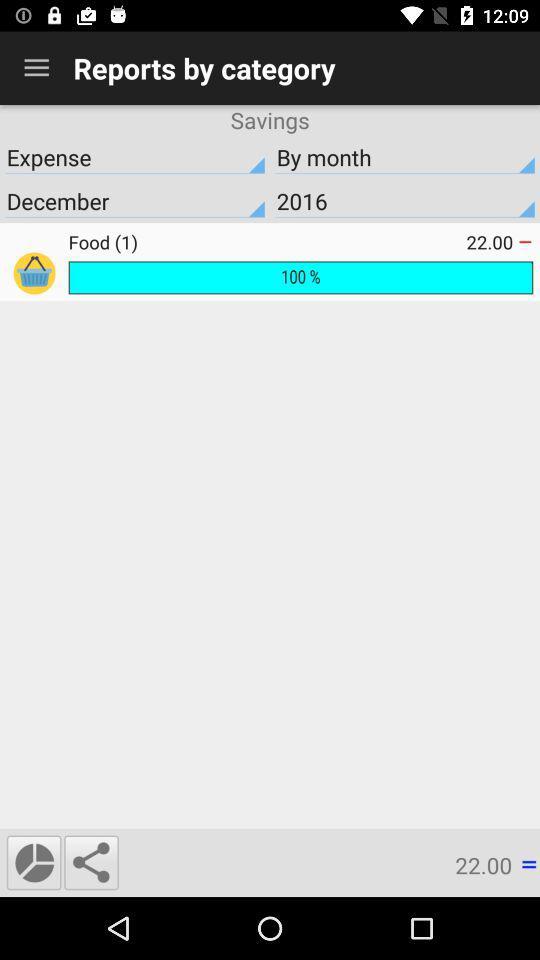 This screenshot has height=960, width=540. Describe the element at coordinates (135, 201) in the screenshot. I see `icon below expense icon` at that location.